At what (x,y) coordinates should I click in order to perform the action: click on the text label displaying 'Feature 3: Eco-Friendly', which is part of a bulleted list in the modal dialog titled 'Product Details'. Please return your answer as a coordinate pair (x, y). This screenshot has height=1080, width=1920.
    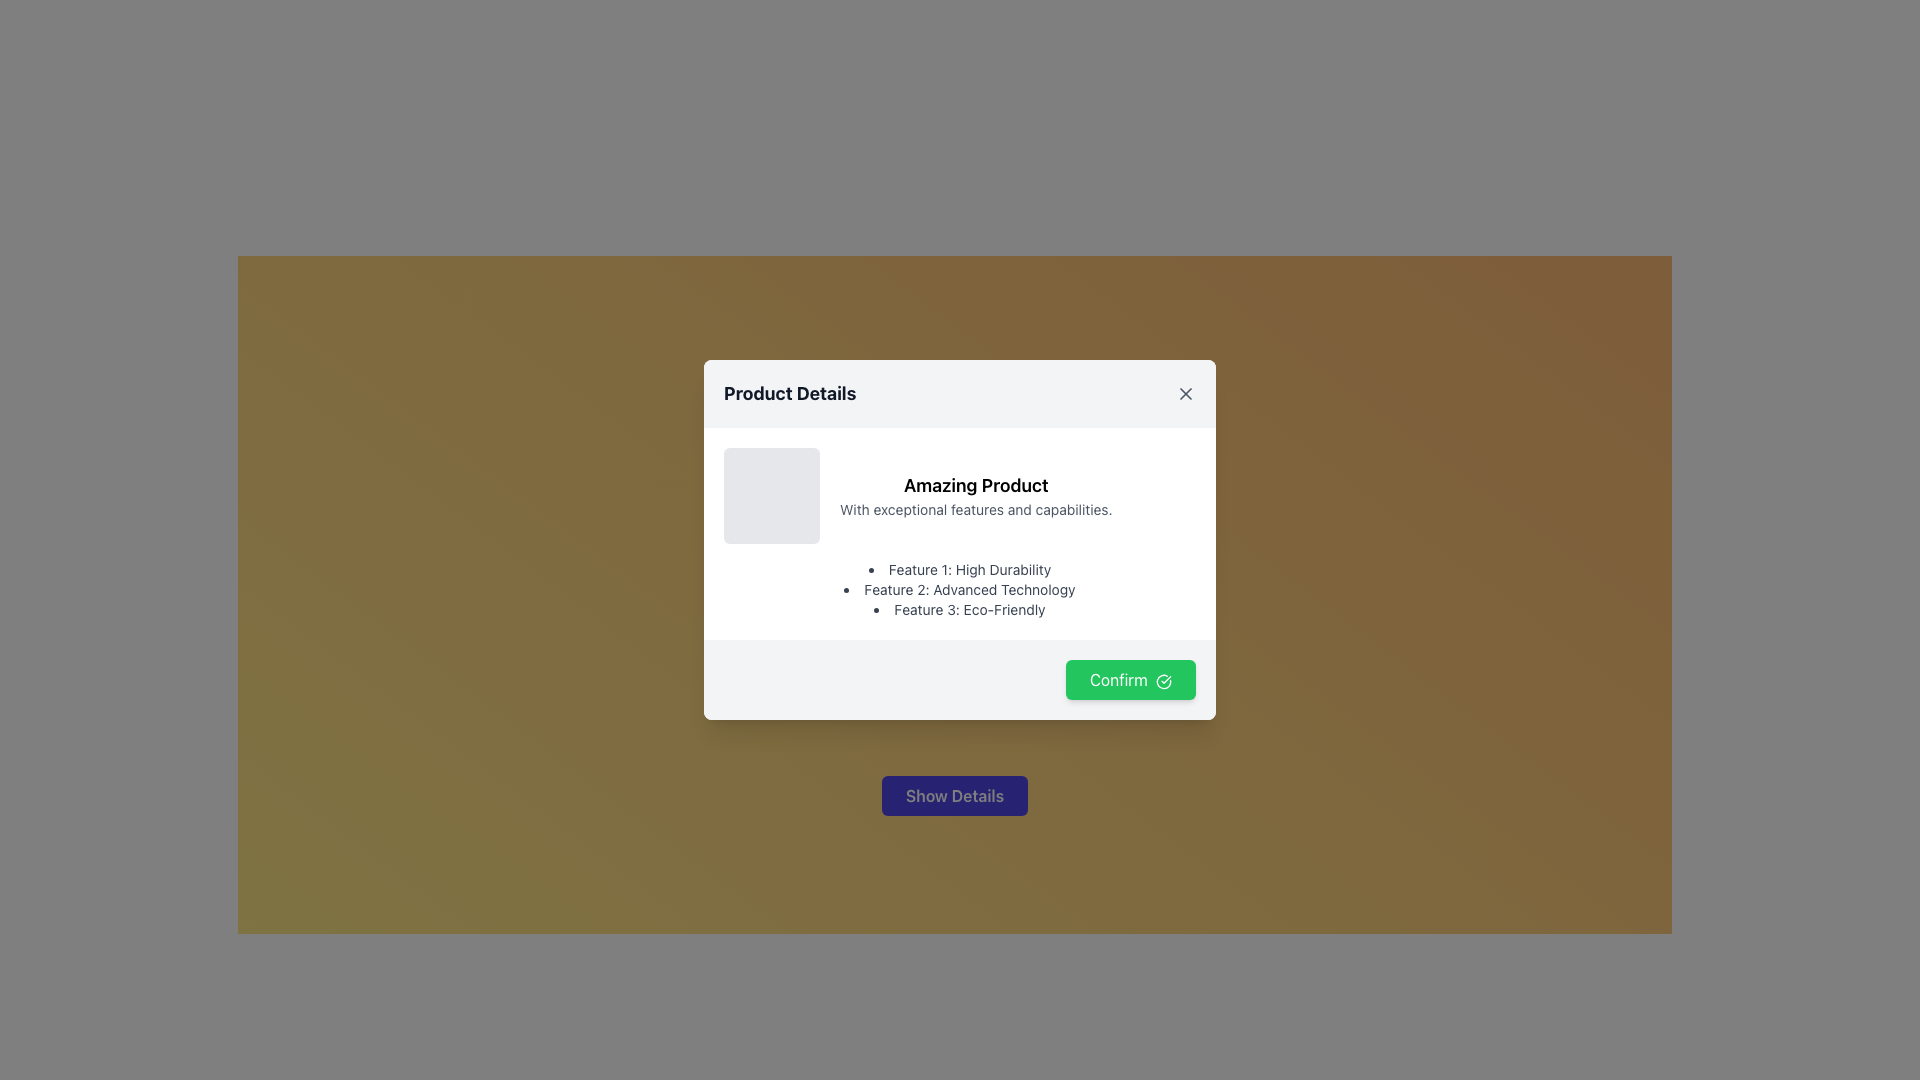
    Looking at the image, I should click on (960, 608).